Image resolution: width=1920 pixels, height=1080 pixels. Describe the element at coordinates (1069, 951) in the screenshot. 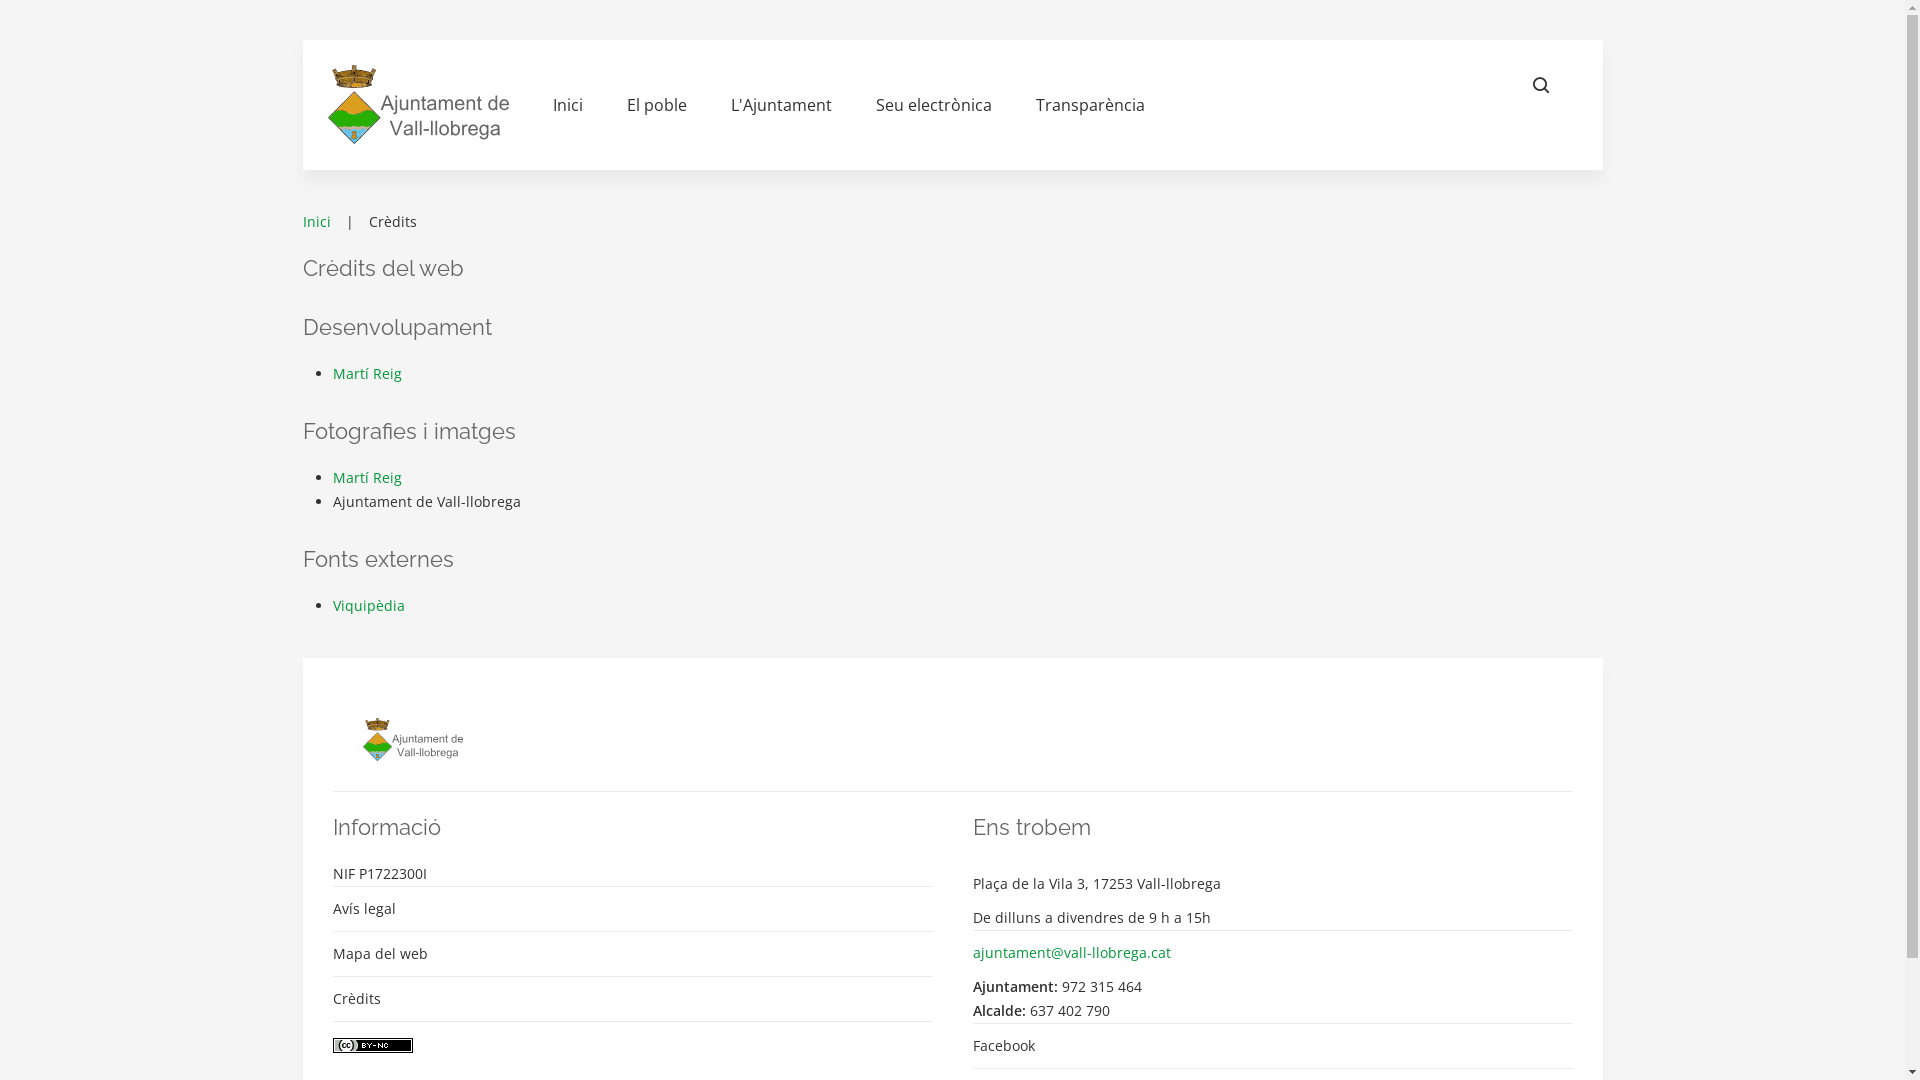

I see `'ajuntament@vall-llobrega.cat'` at that location.